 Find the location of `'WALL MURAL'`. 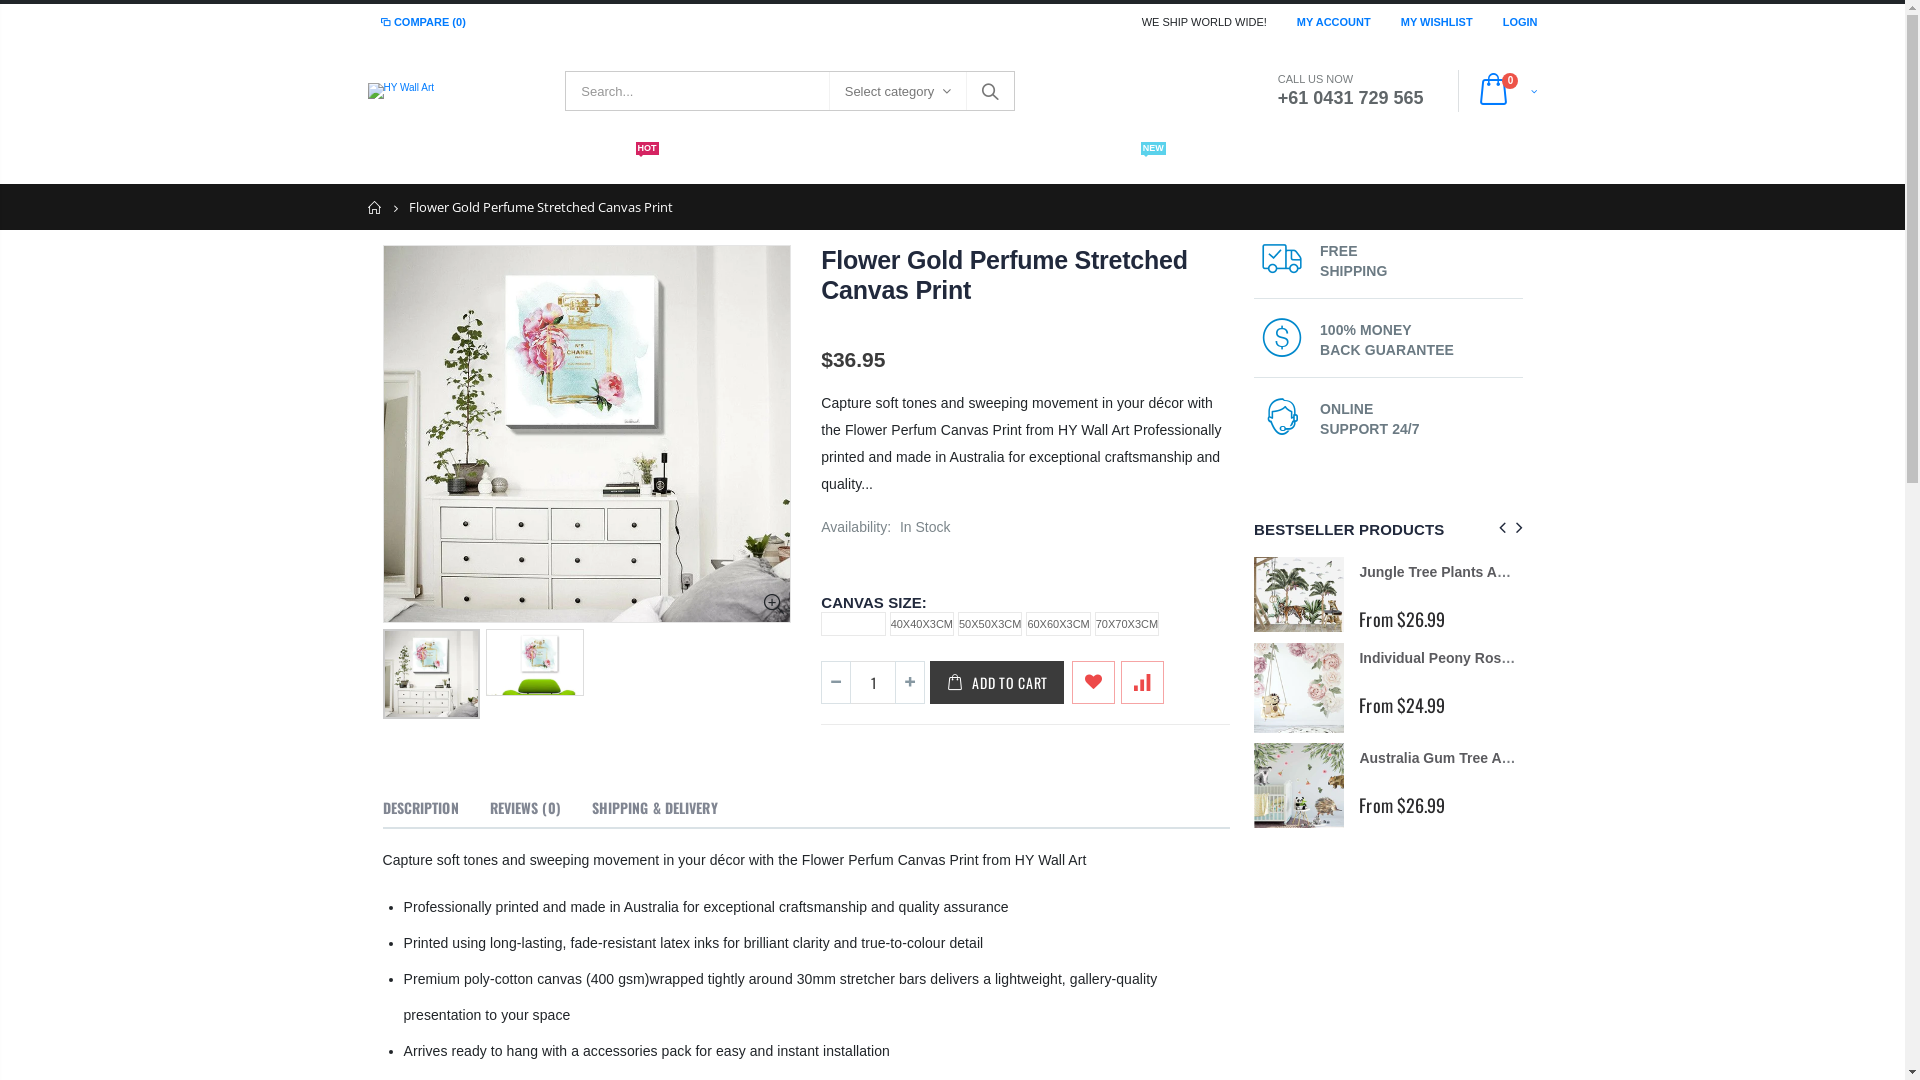

'WALL MURAL' is located at coordinates (985, 161).